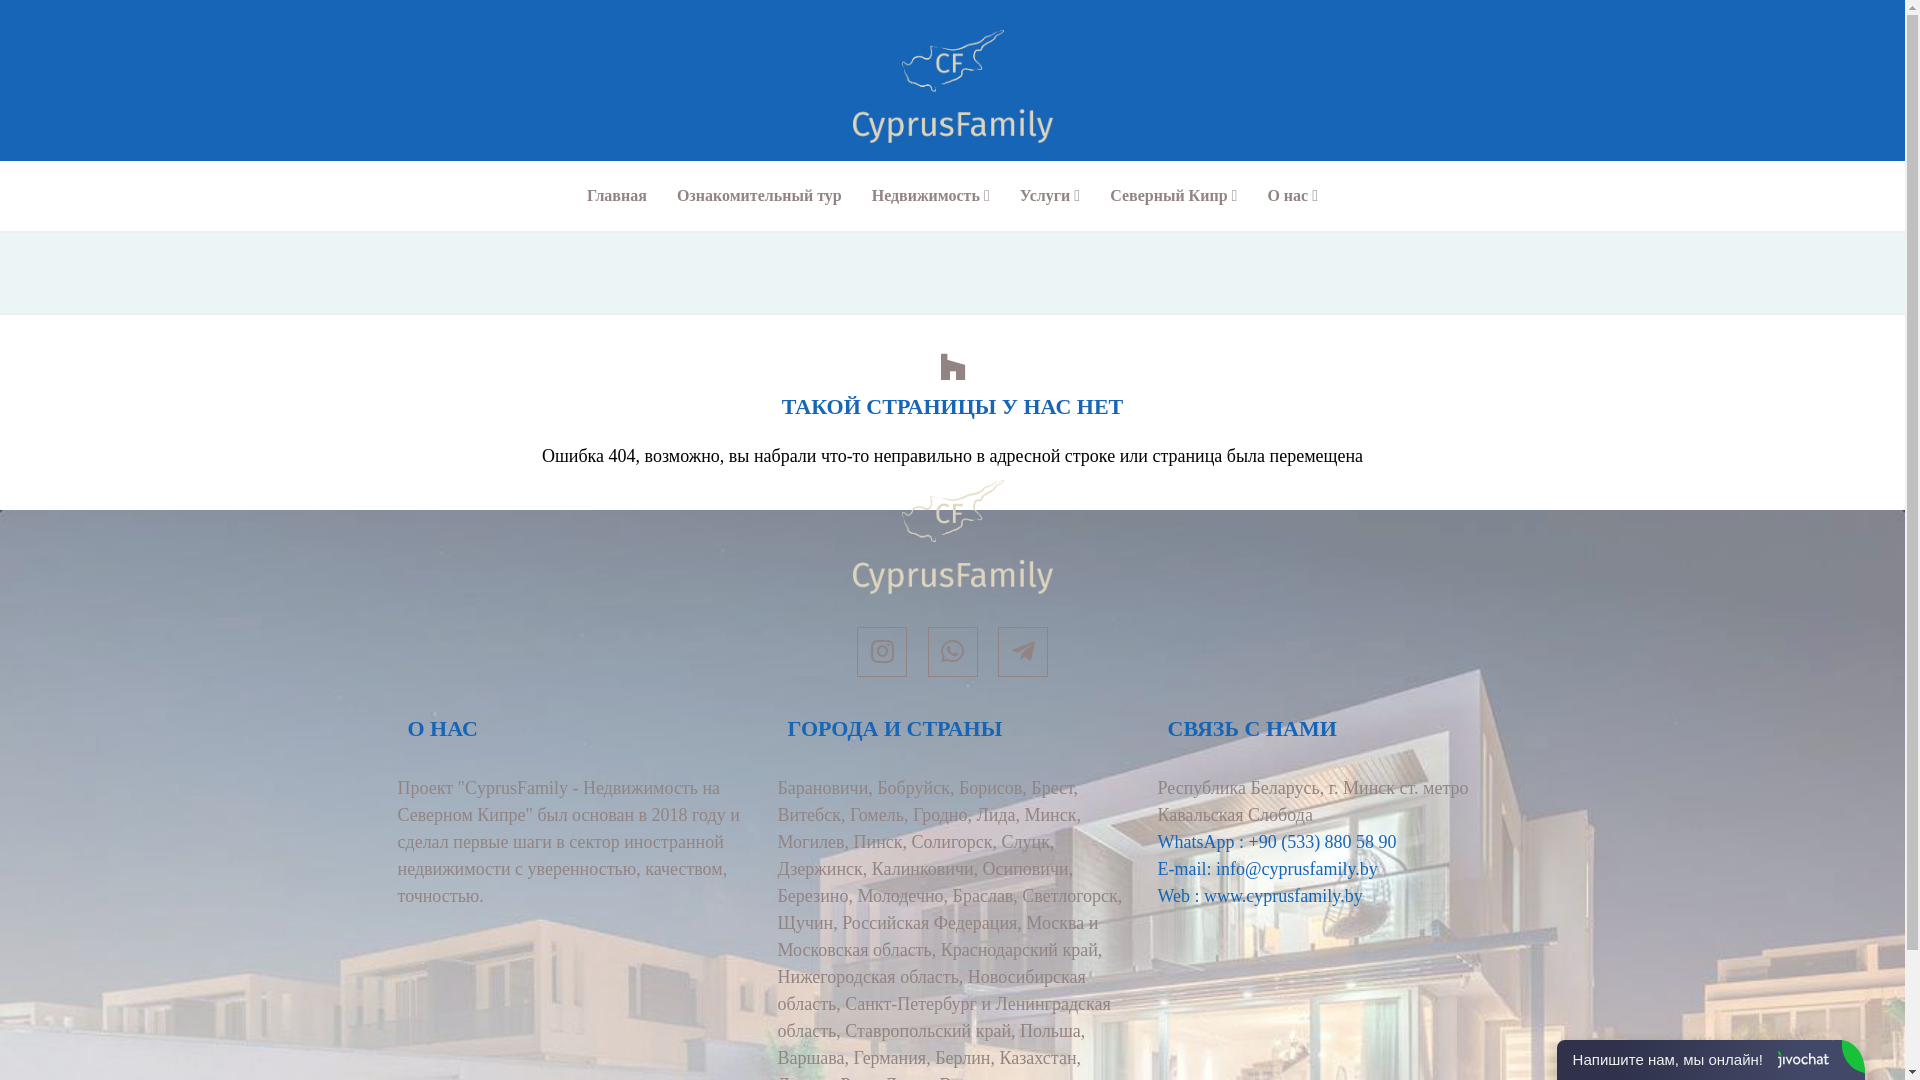 The image size is (1920, 1080). I want to click on 'Web : www.cyprusfamily.by', so click(1157, 894).